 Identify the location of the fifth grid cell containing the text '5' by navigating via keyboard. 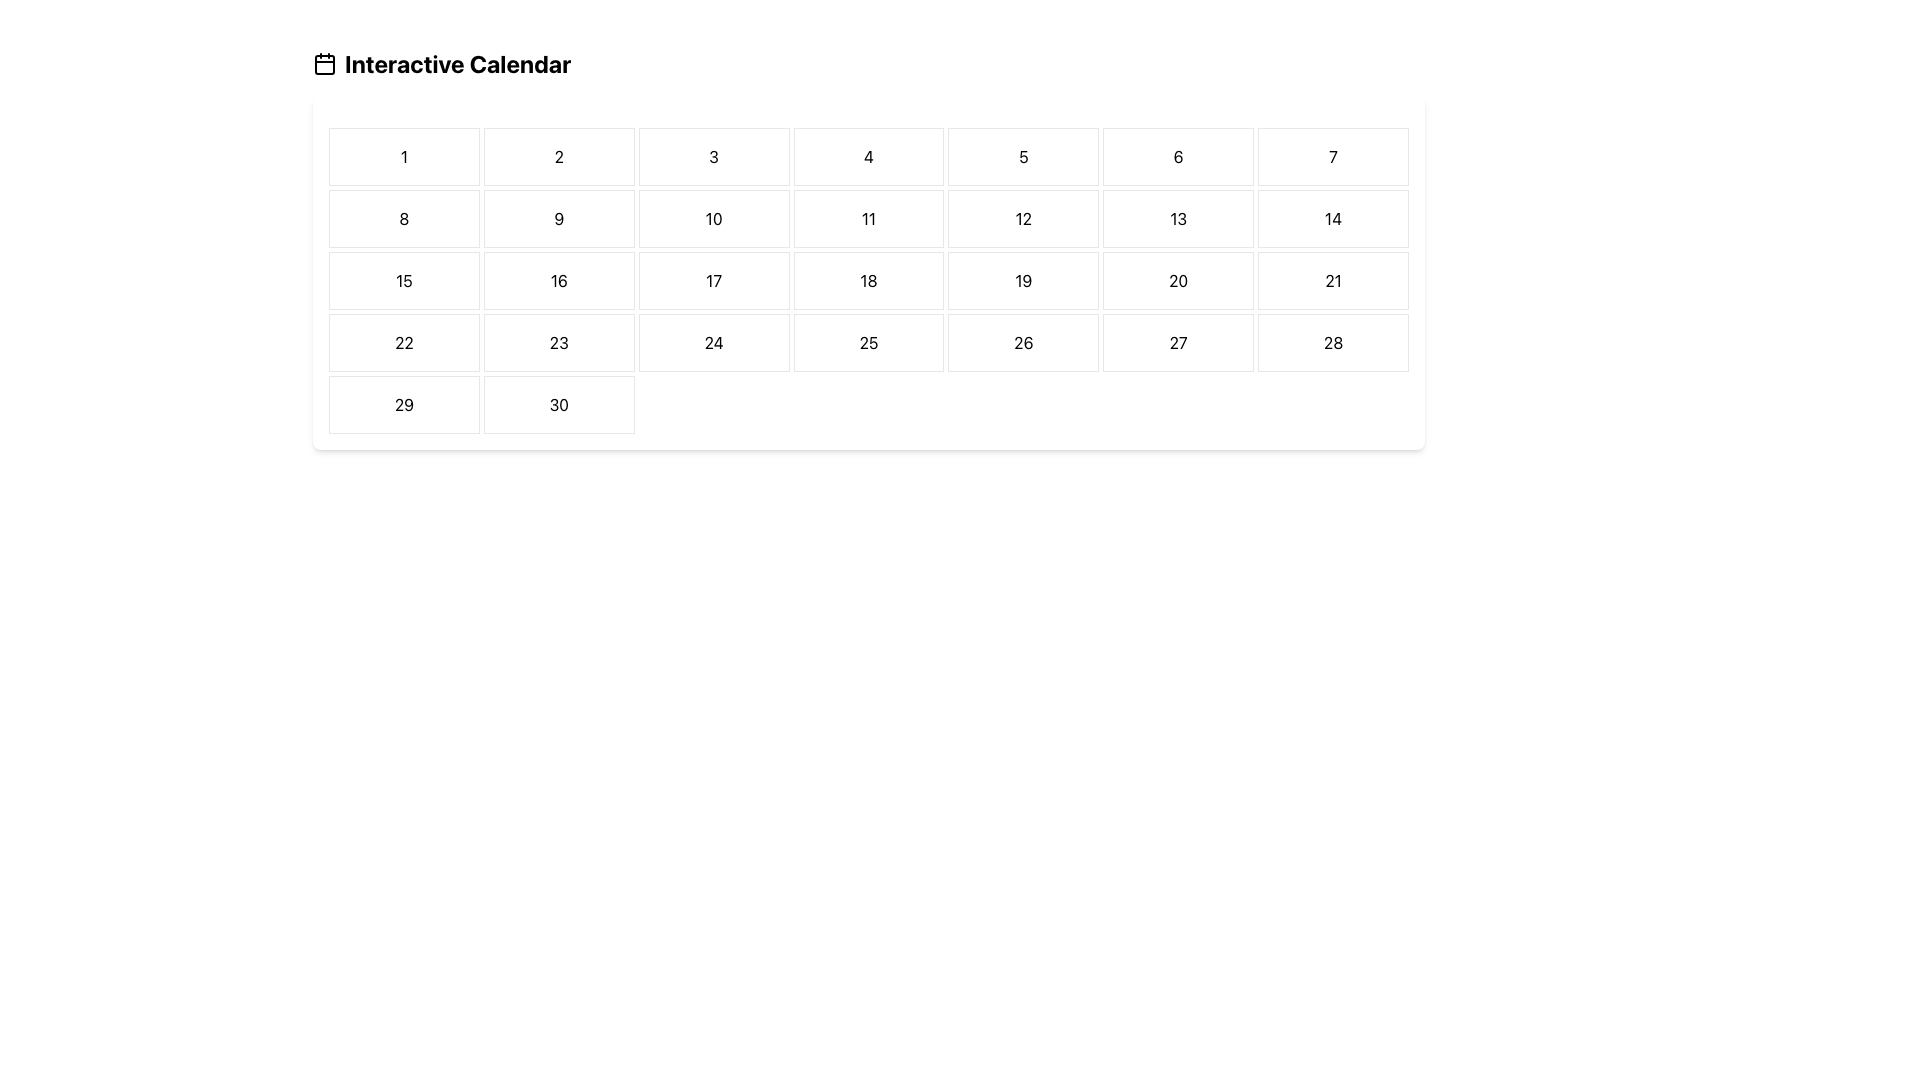
(1023, 156).